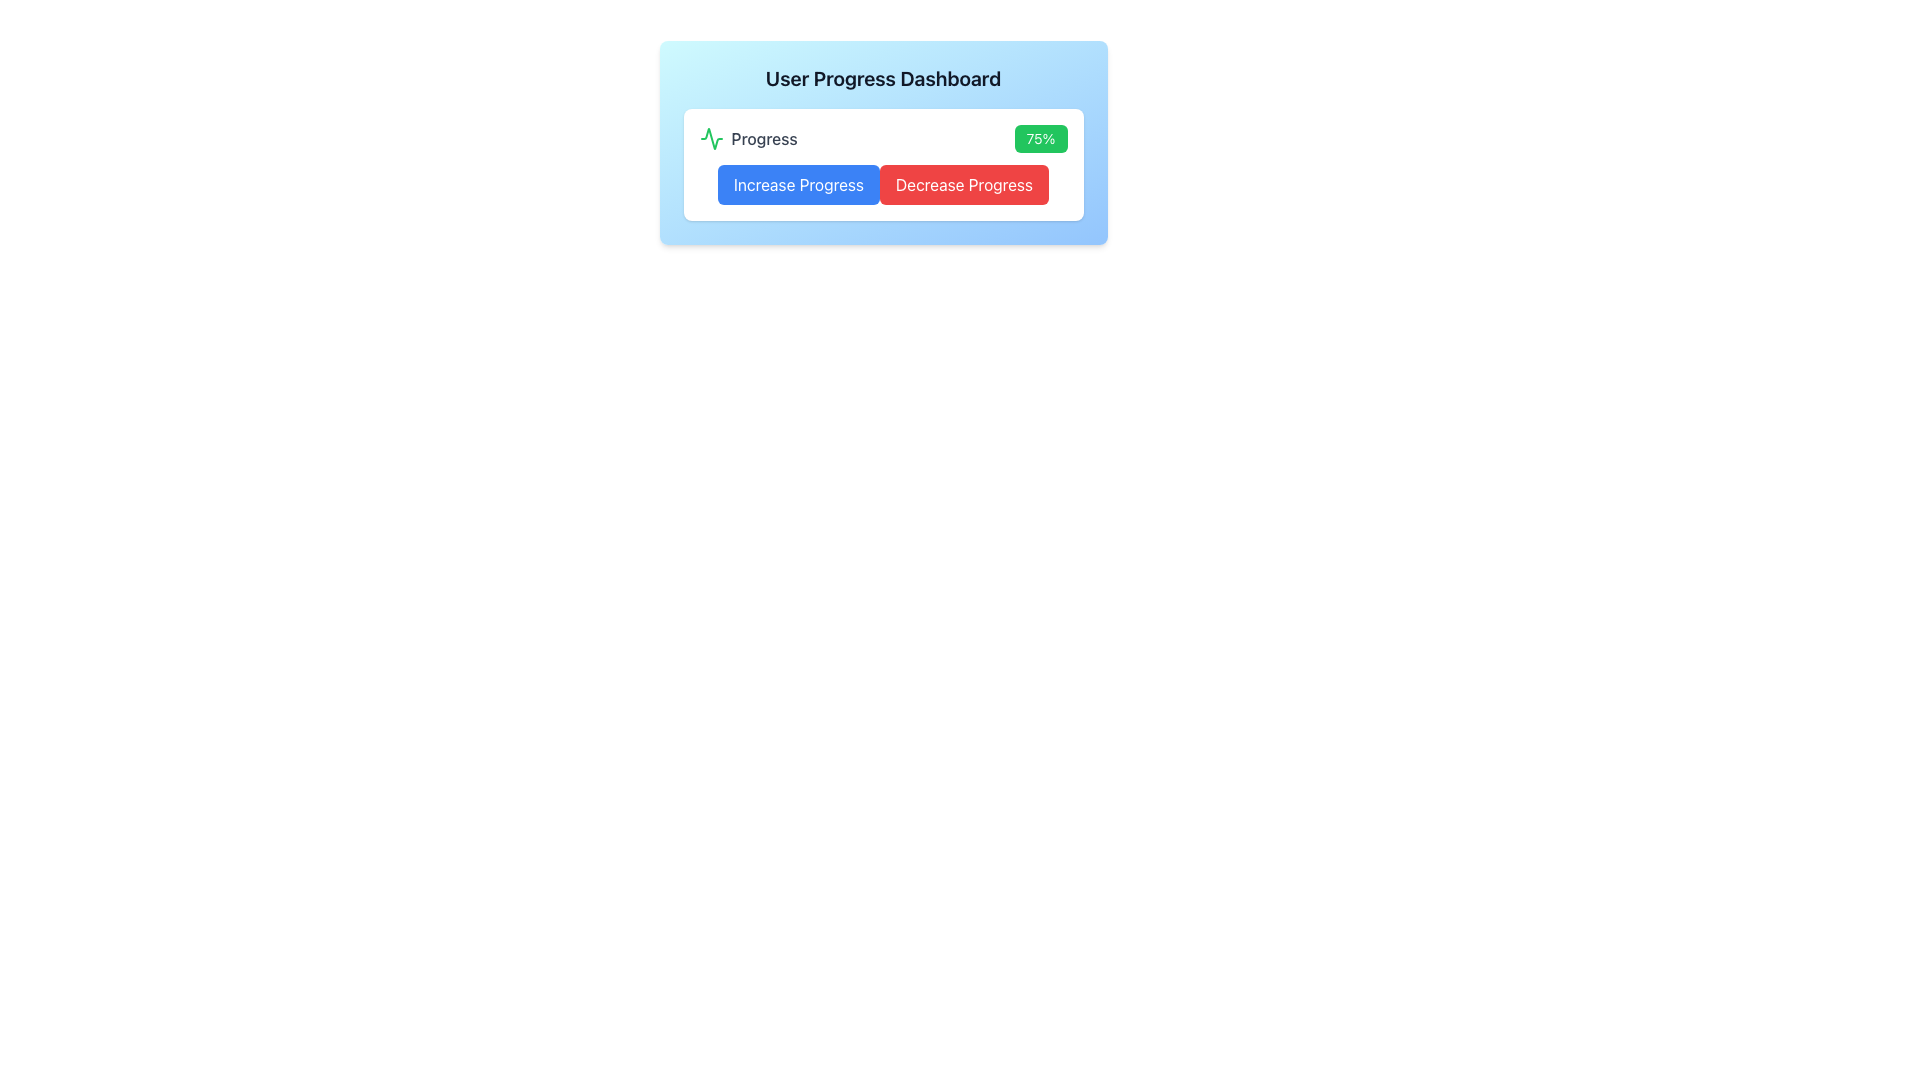  What do you see at coordinates (711, 137) in the screenshot?
I see `the progress icon located near the top-left corner of the dashboard display area, which indicates activity alongside the 'Progress' text and '75%' percentage value` at bounding box center [711, 137].